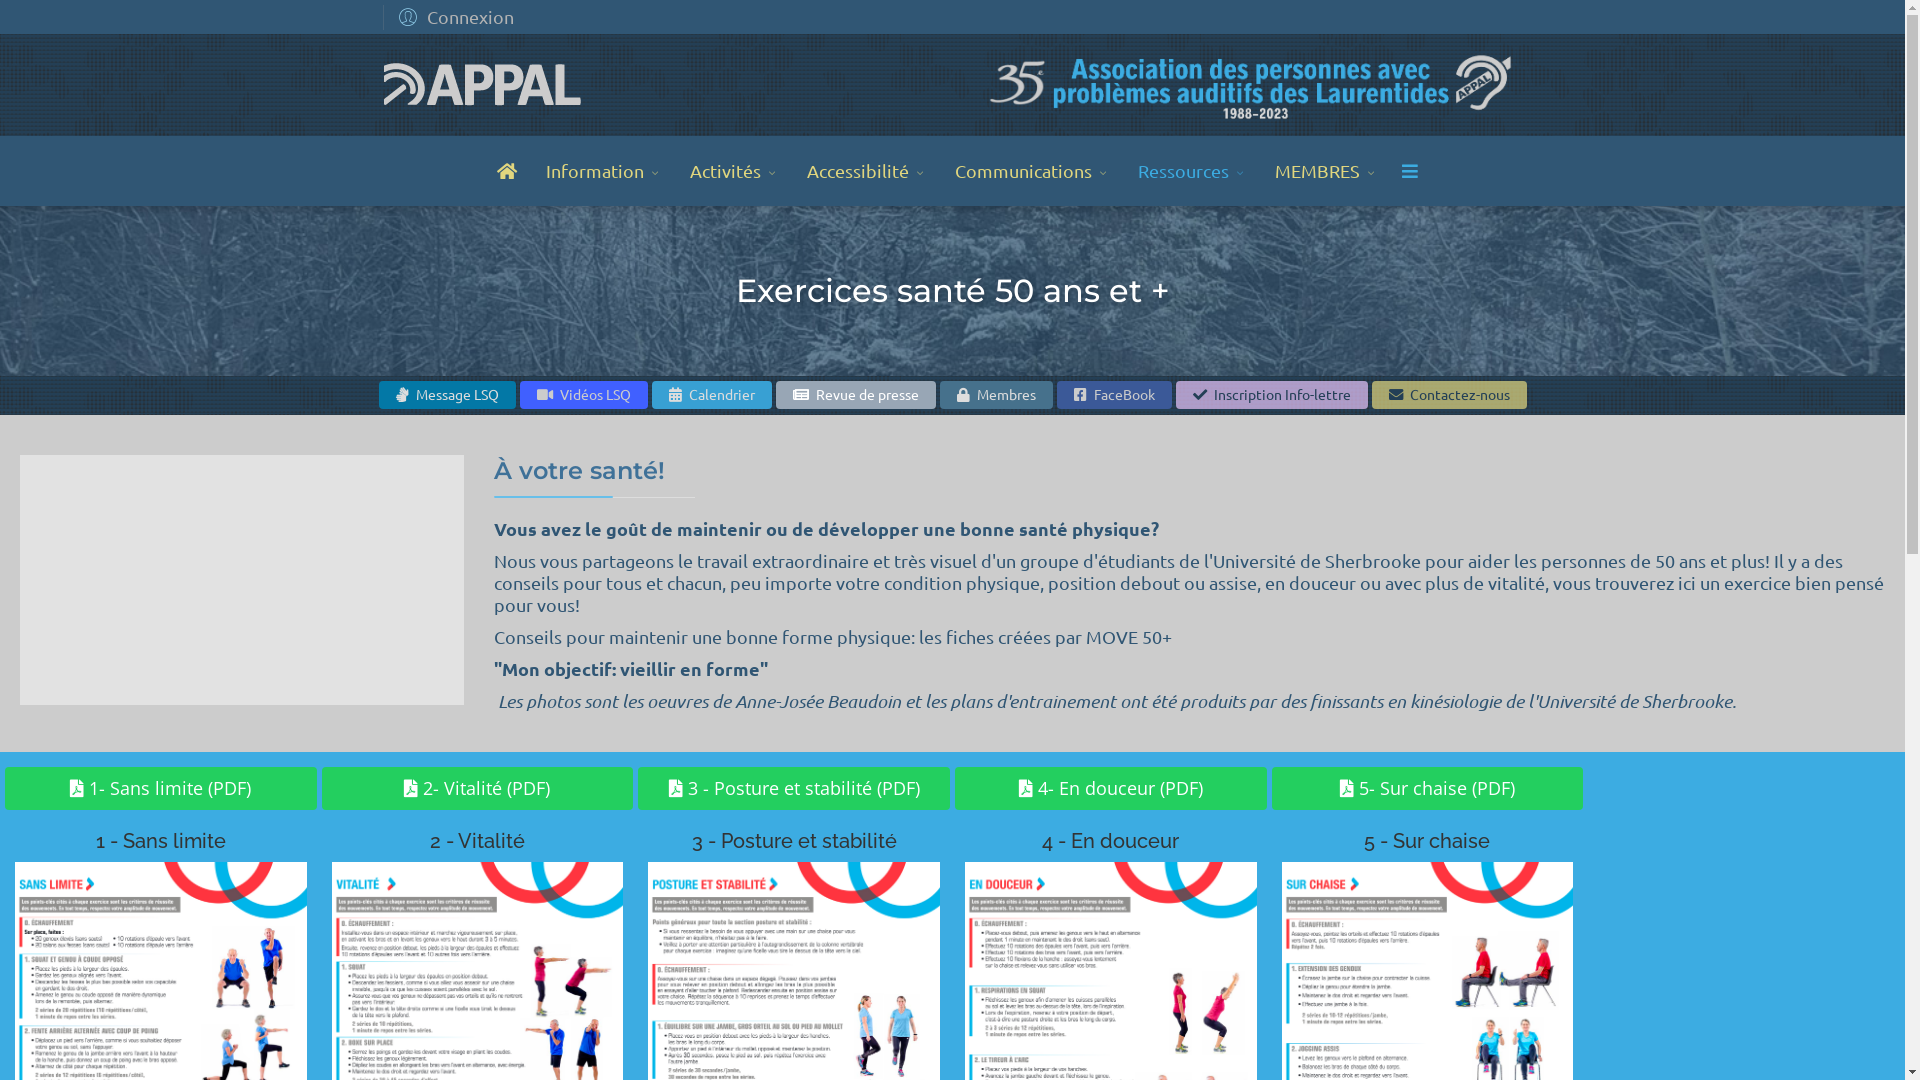 The height and width of the screenshot is (1080, 1920). I want to click on '4- En douceur (PDF)', so click(1109, 787).